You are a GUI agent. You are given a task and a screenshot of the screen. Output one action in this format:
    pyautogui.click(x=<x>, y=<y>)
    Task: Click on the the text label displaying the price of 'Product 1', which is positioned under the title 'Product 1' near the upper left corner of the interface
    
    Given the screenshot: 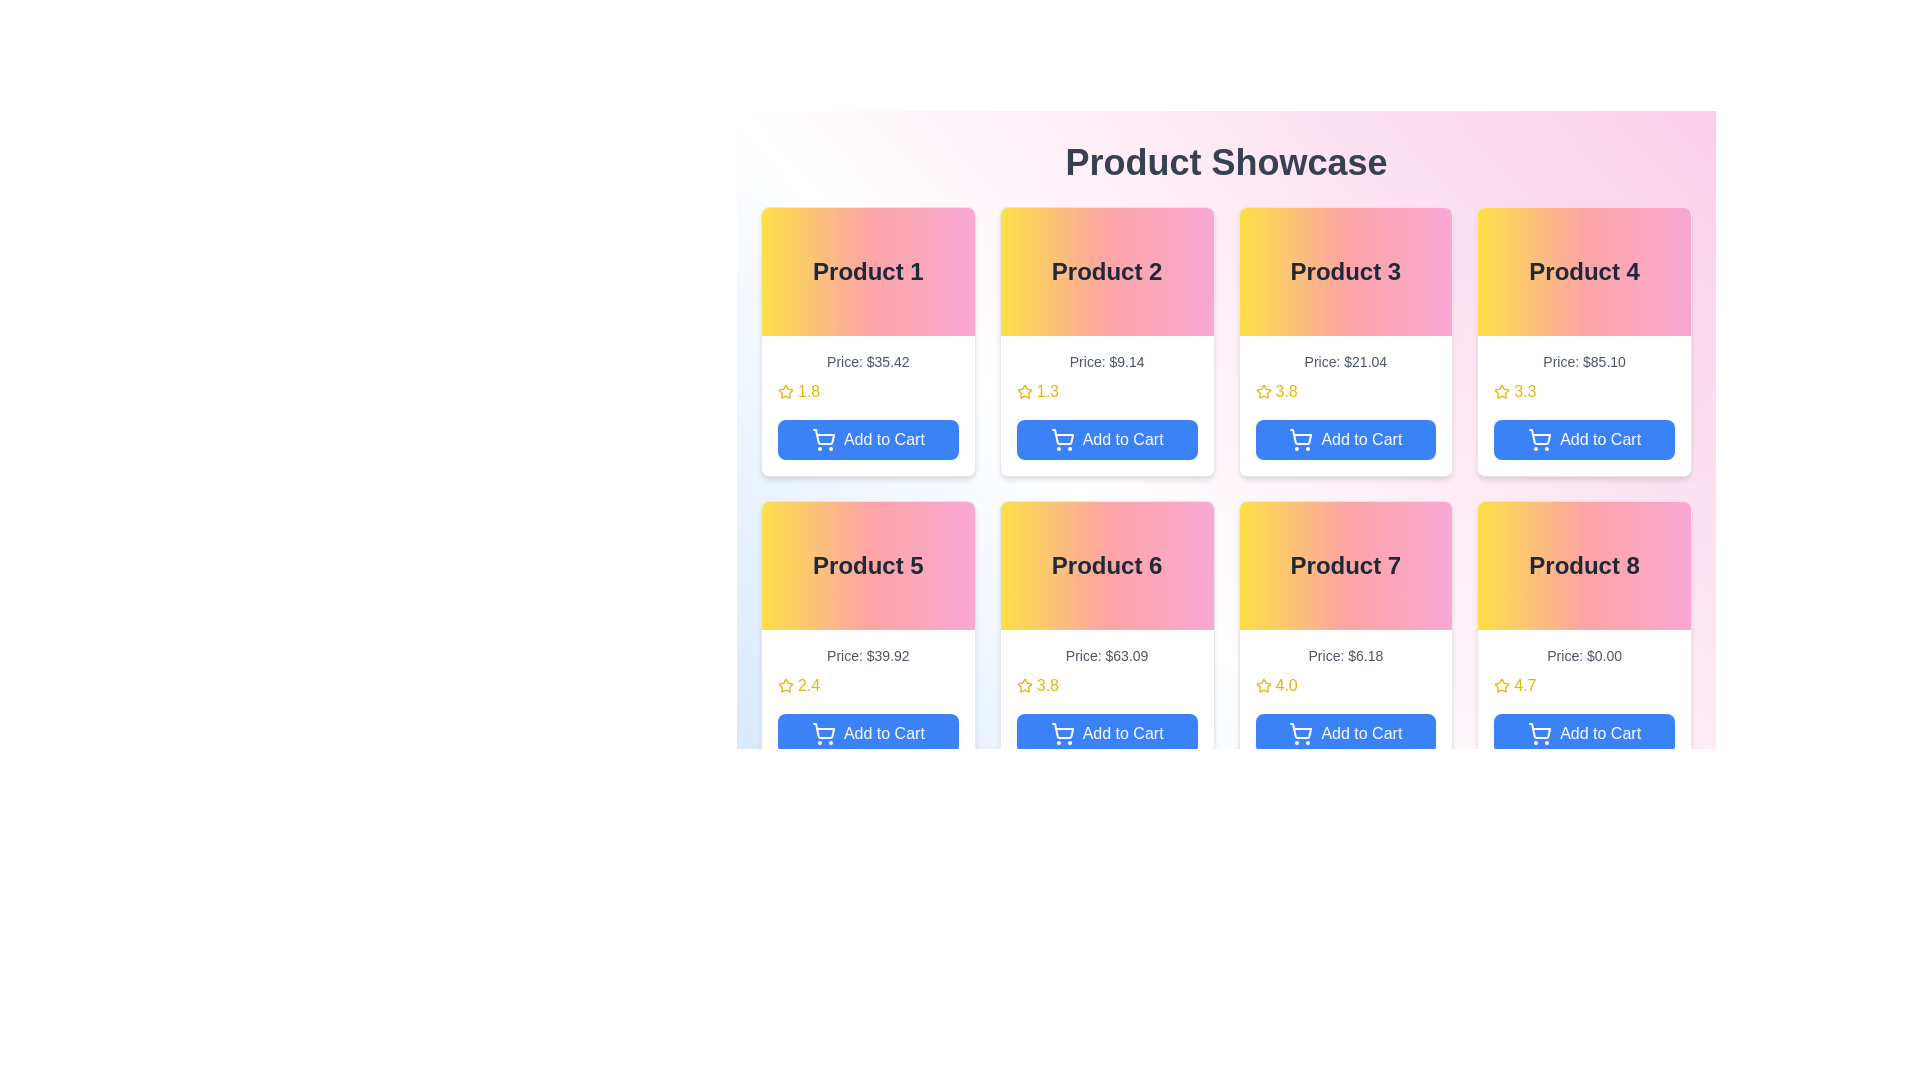 What is the action you would take?
    pyautogui.click(x=868, y=362)
    